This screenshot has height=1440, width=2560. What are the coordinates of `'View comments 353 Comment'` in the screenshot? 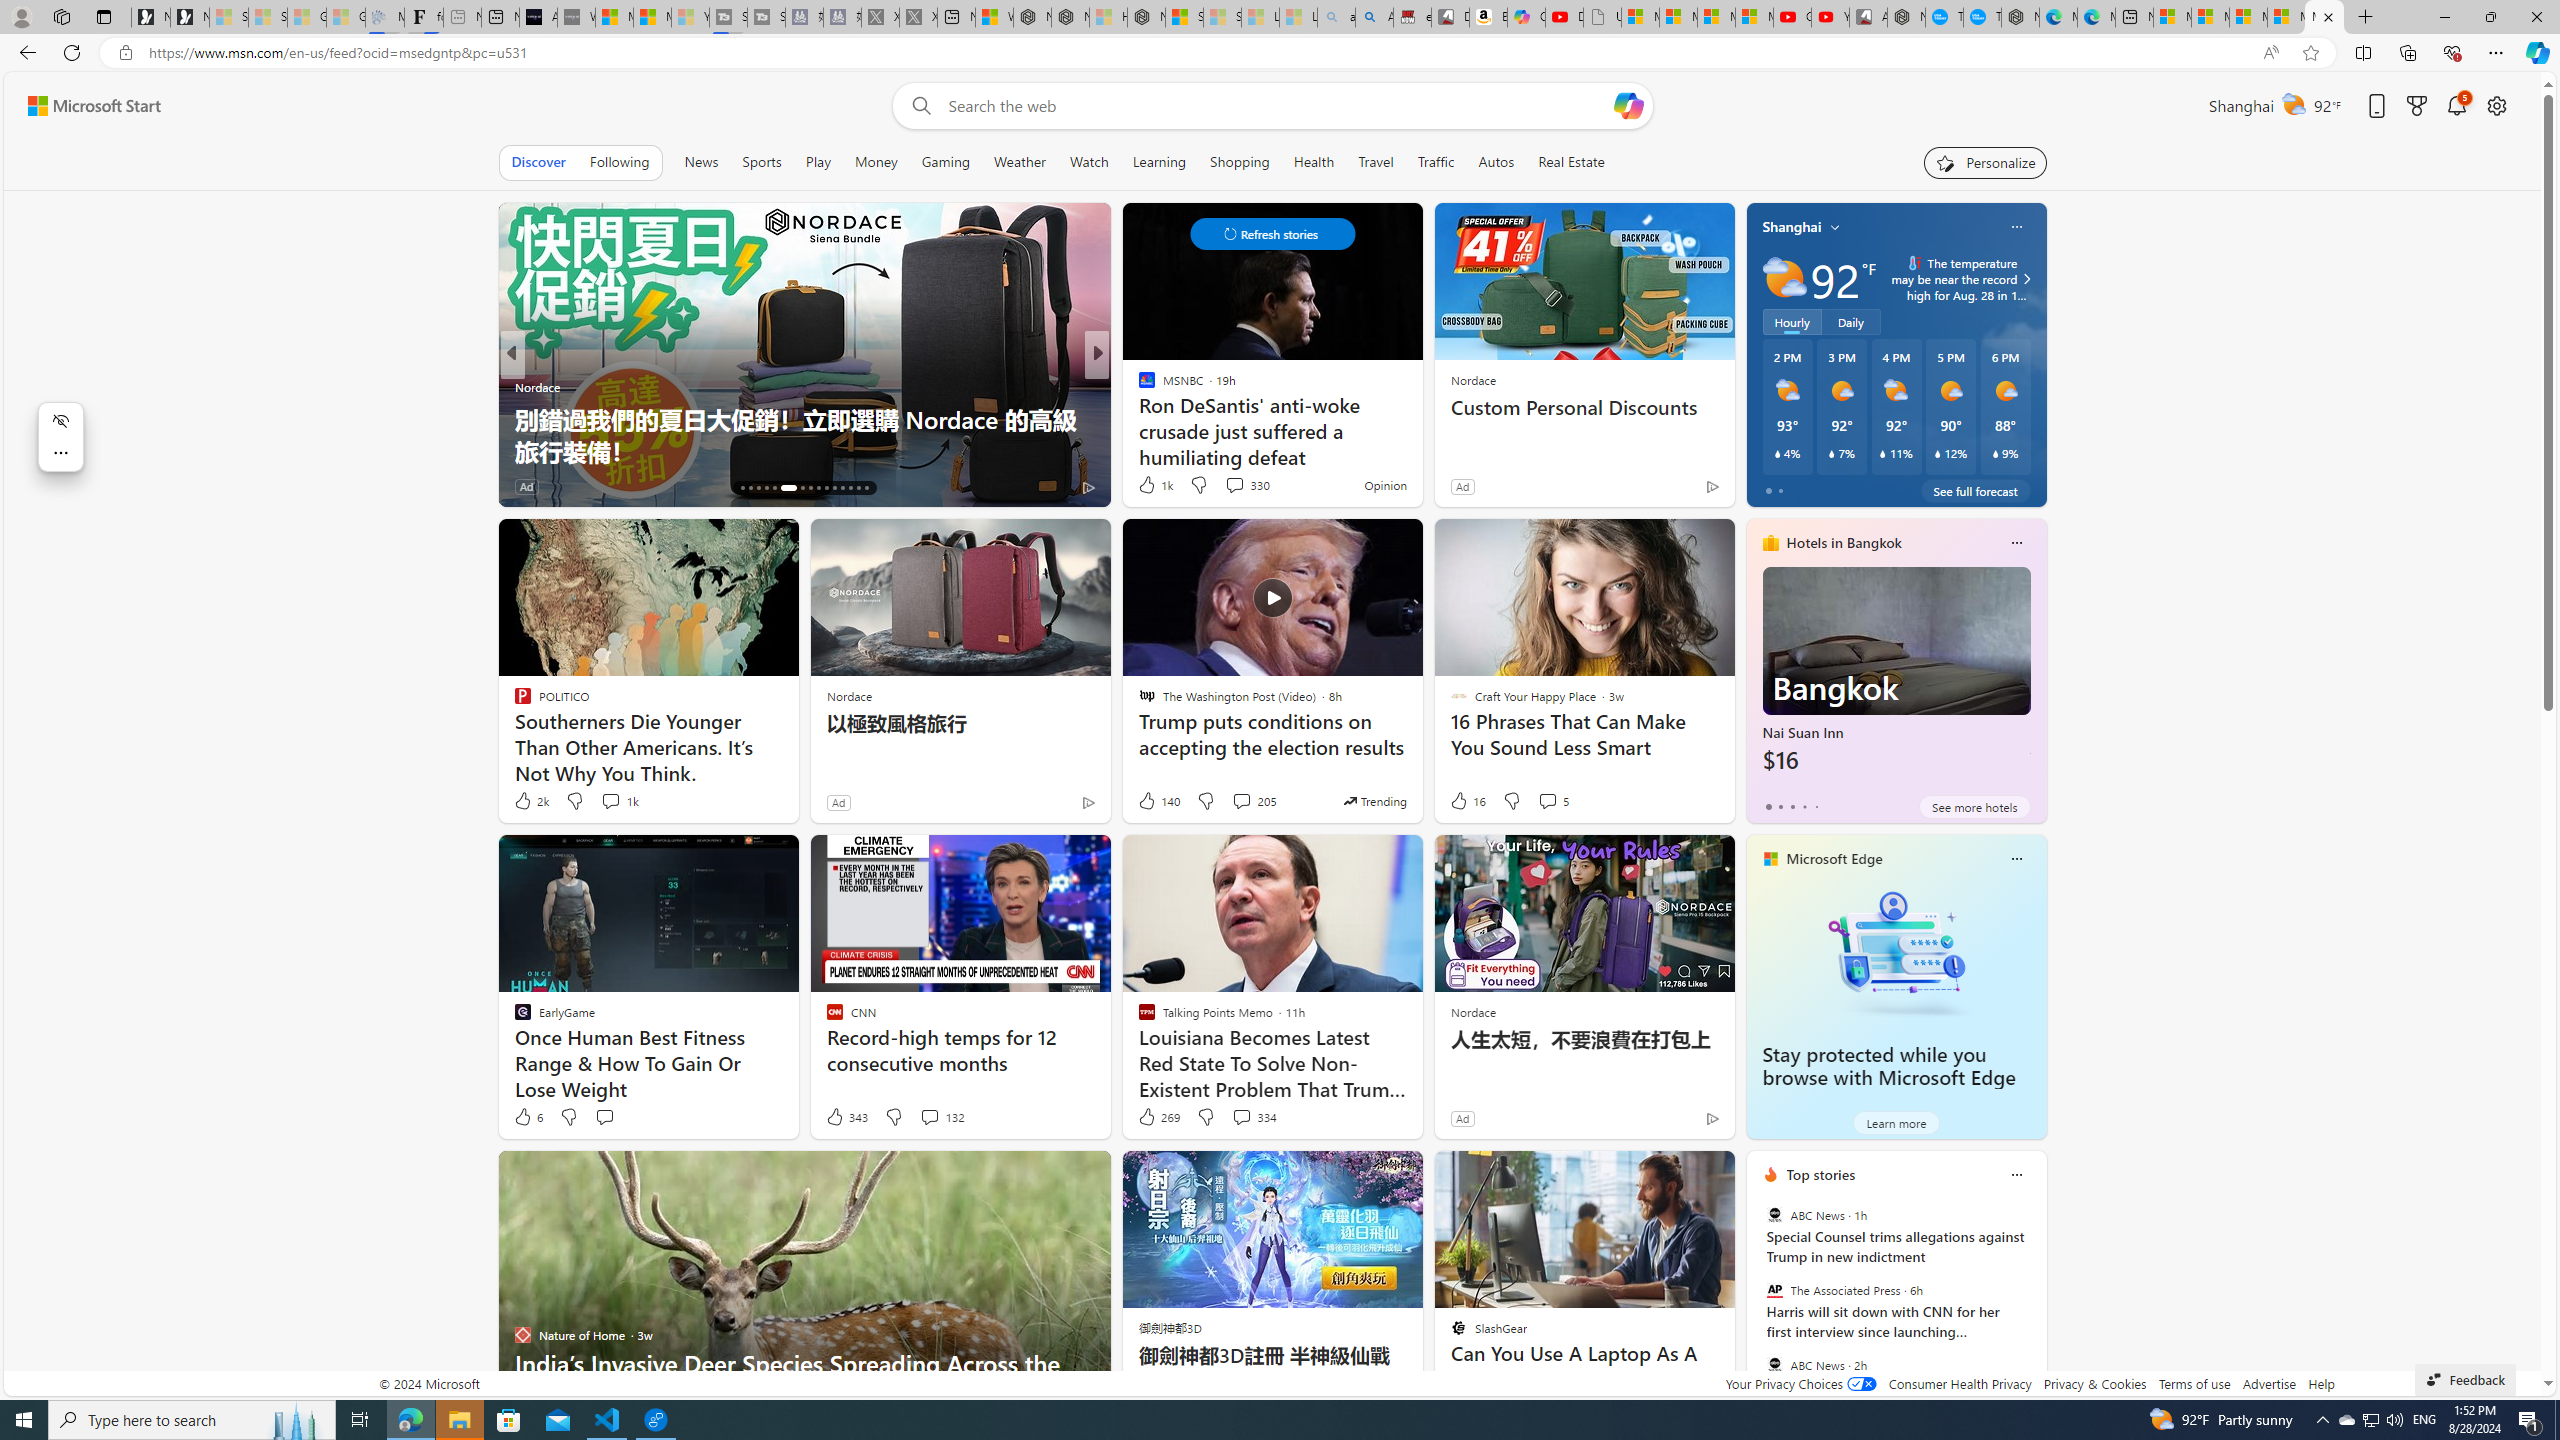 It's located at (1235, 486).